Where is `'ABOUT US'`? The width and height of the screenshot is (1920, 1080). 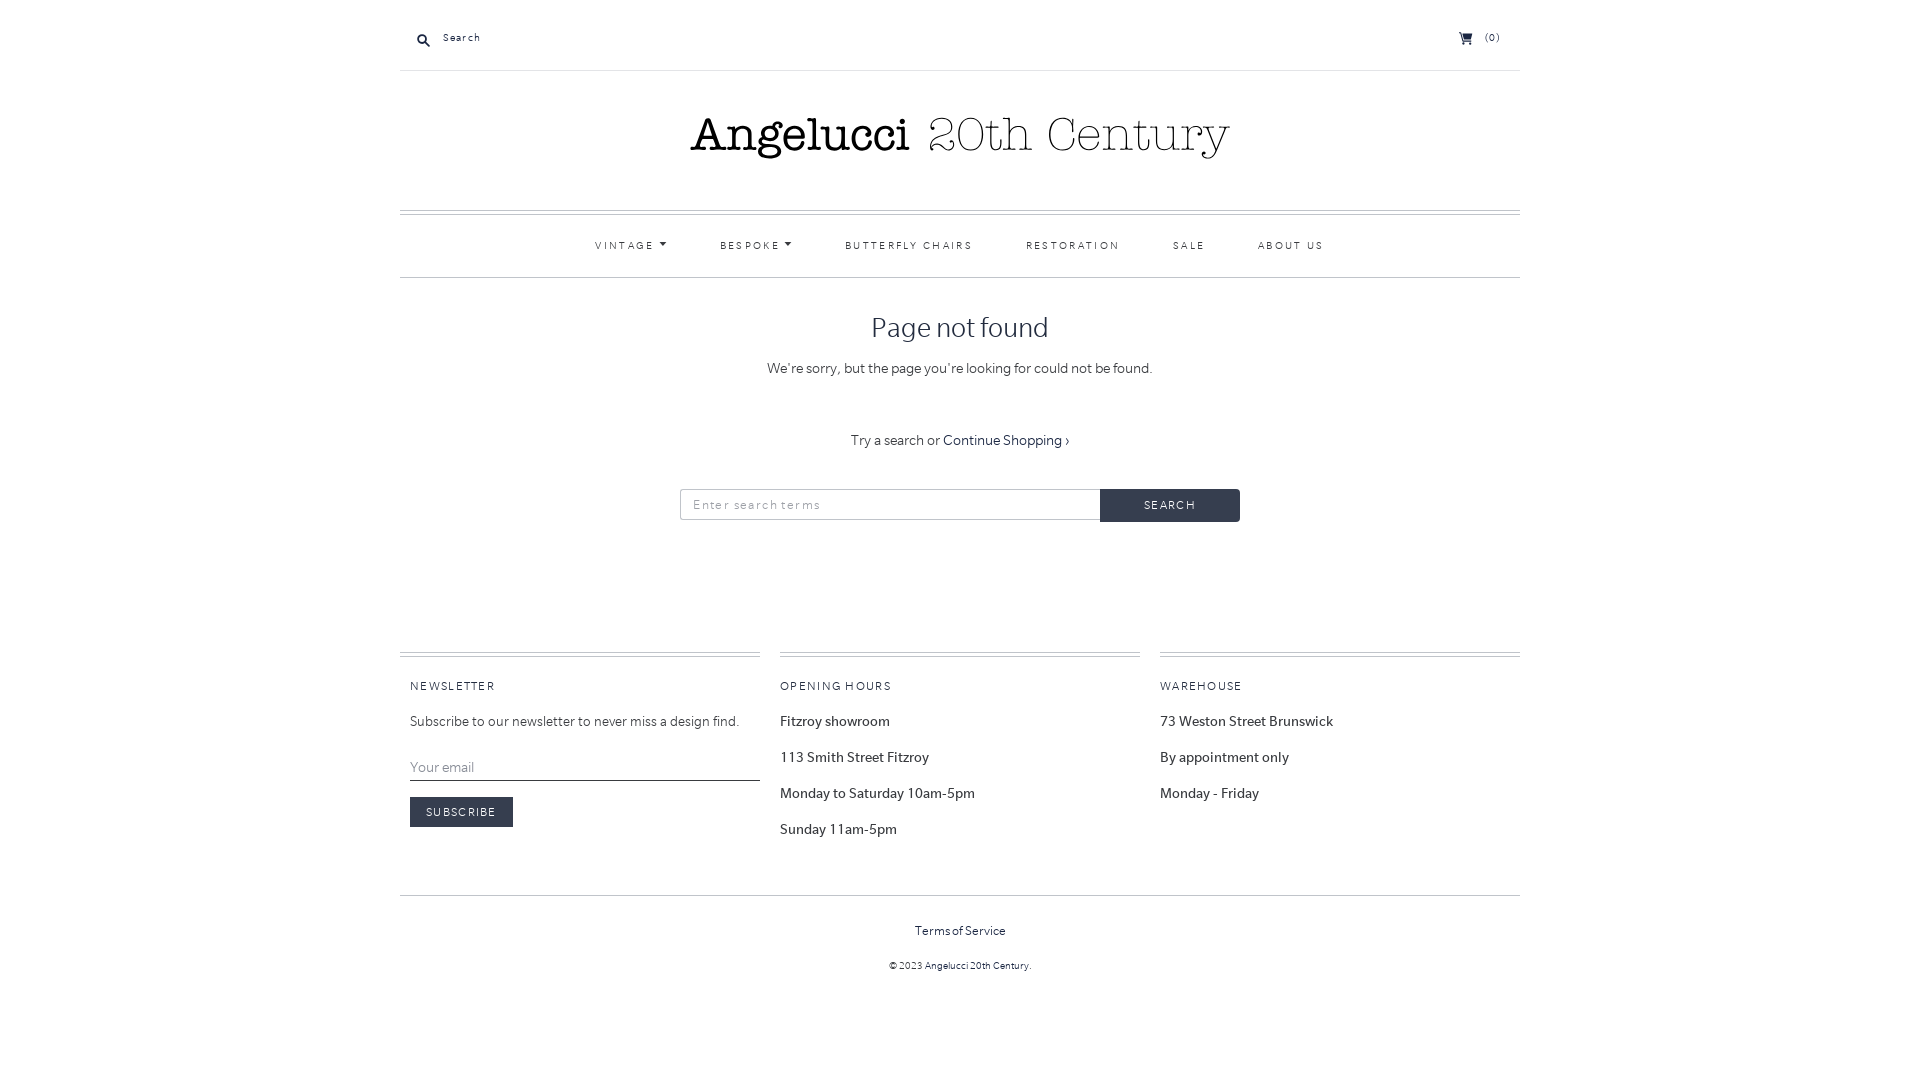 'ABOUT US' is located at coordinates (1291, 244).